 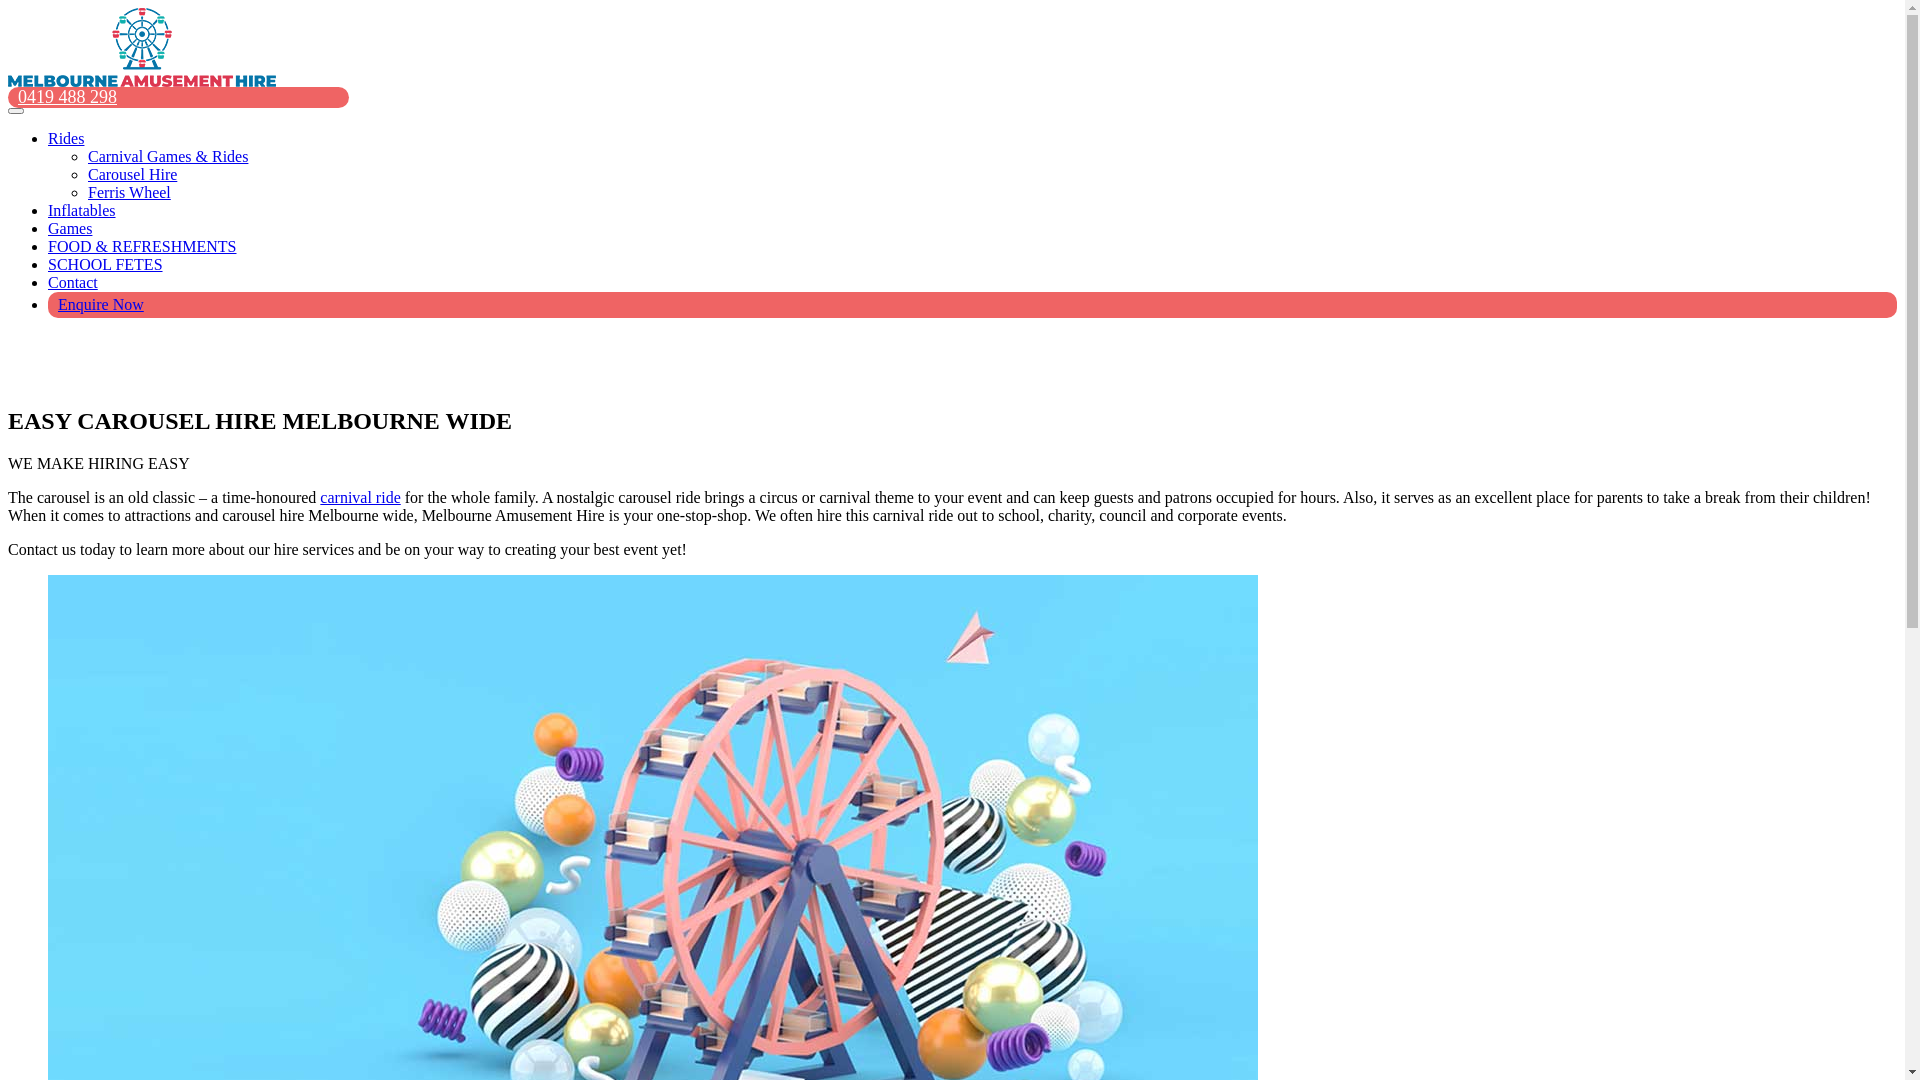 I want to click on 'FOOD & REFRESHMENTS', so click(x=141, y=245).